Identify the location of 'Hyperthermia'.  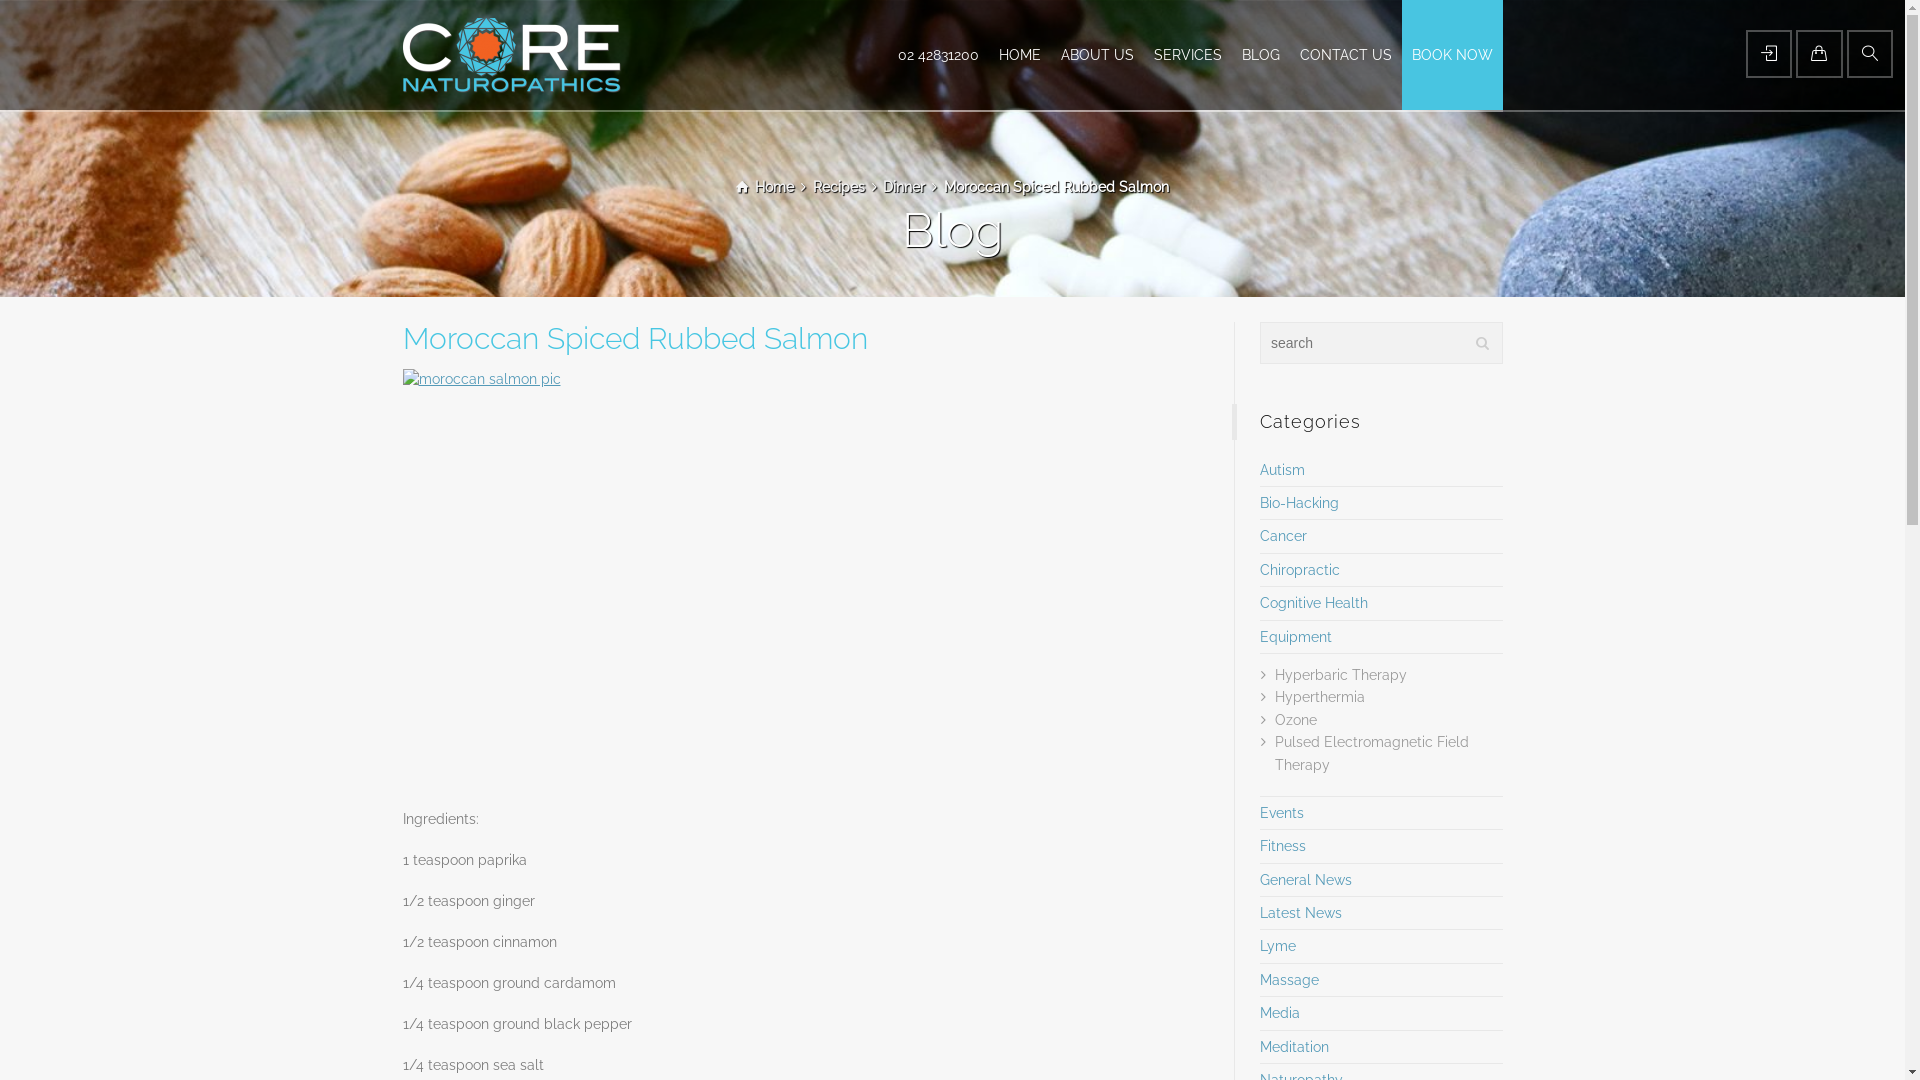
(1274, 696).